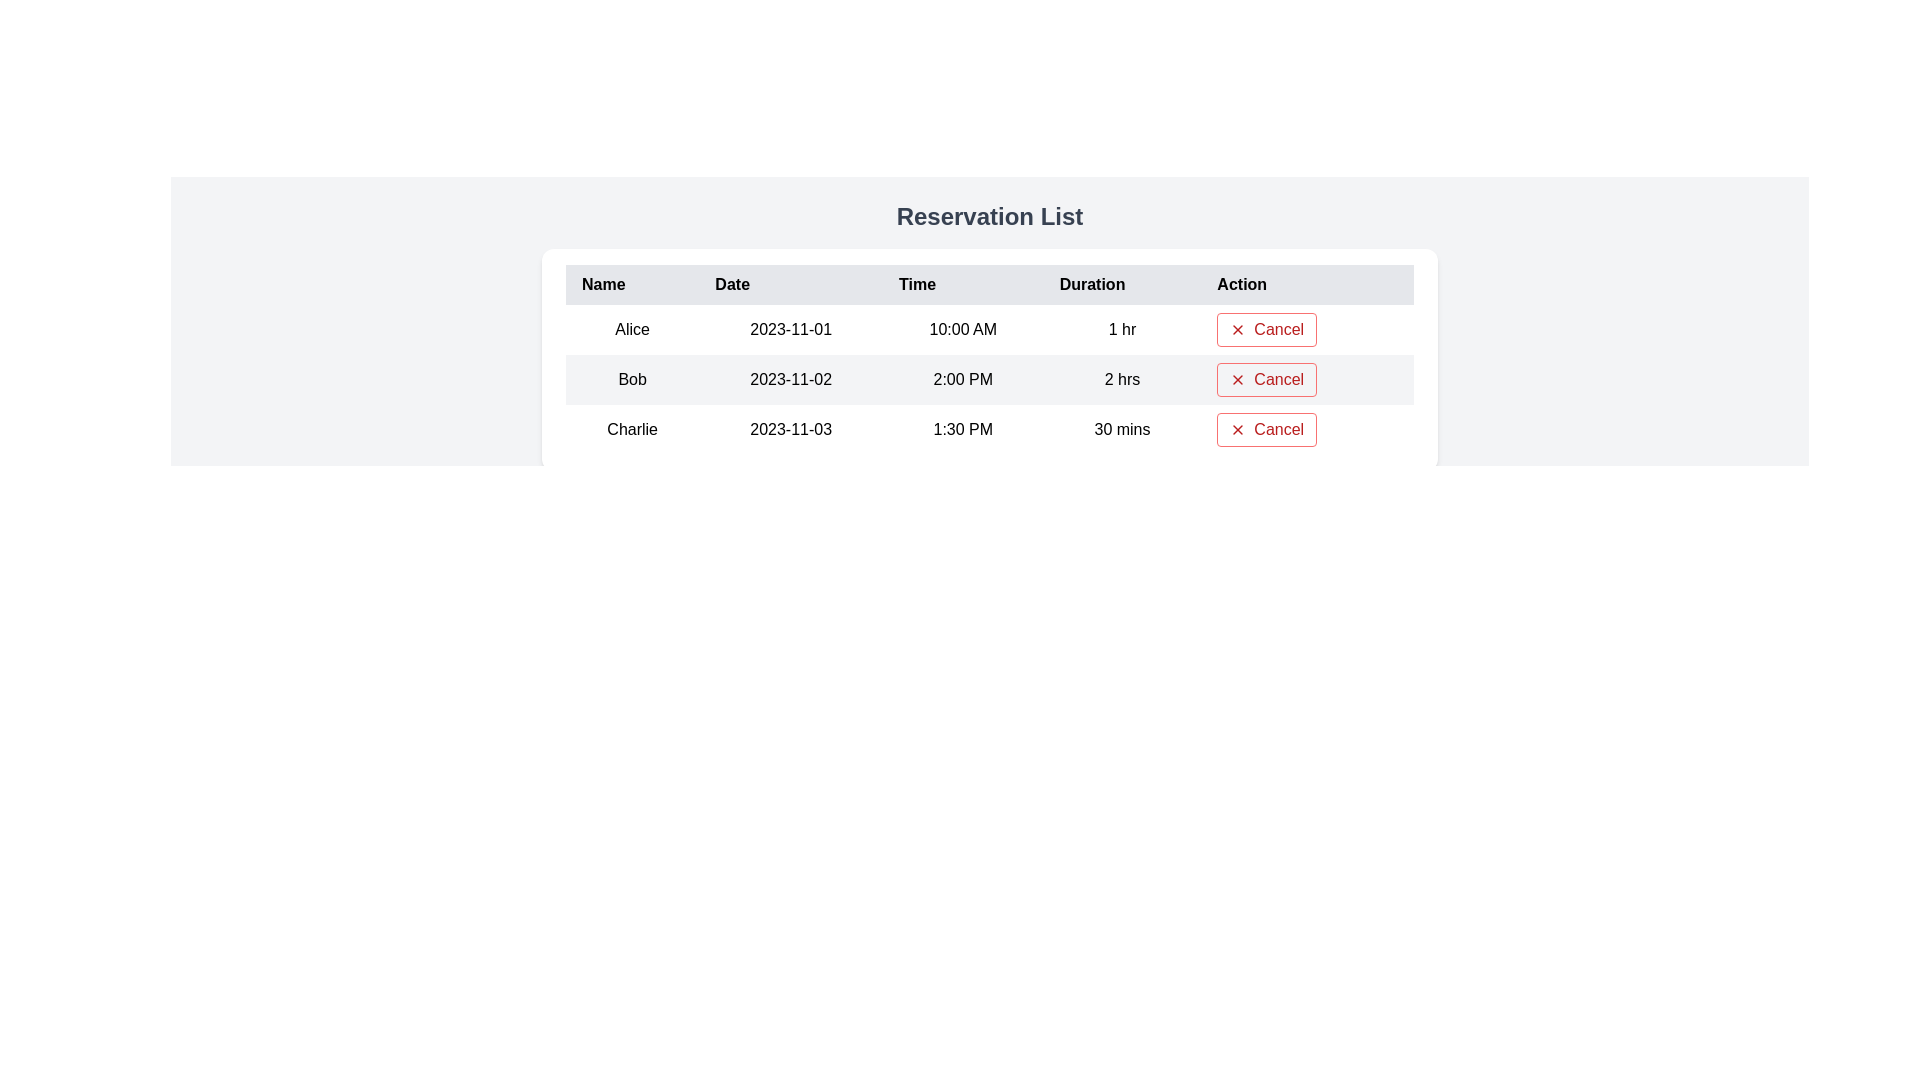 The width and height of the screenshot is (1920, 1080). I want to click on displayed time from the static text label showing '1:30 PM' in black, located in the 'Time' column of the third row under the 'Reservation List' section, so click(963, 428).